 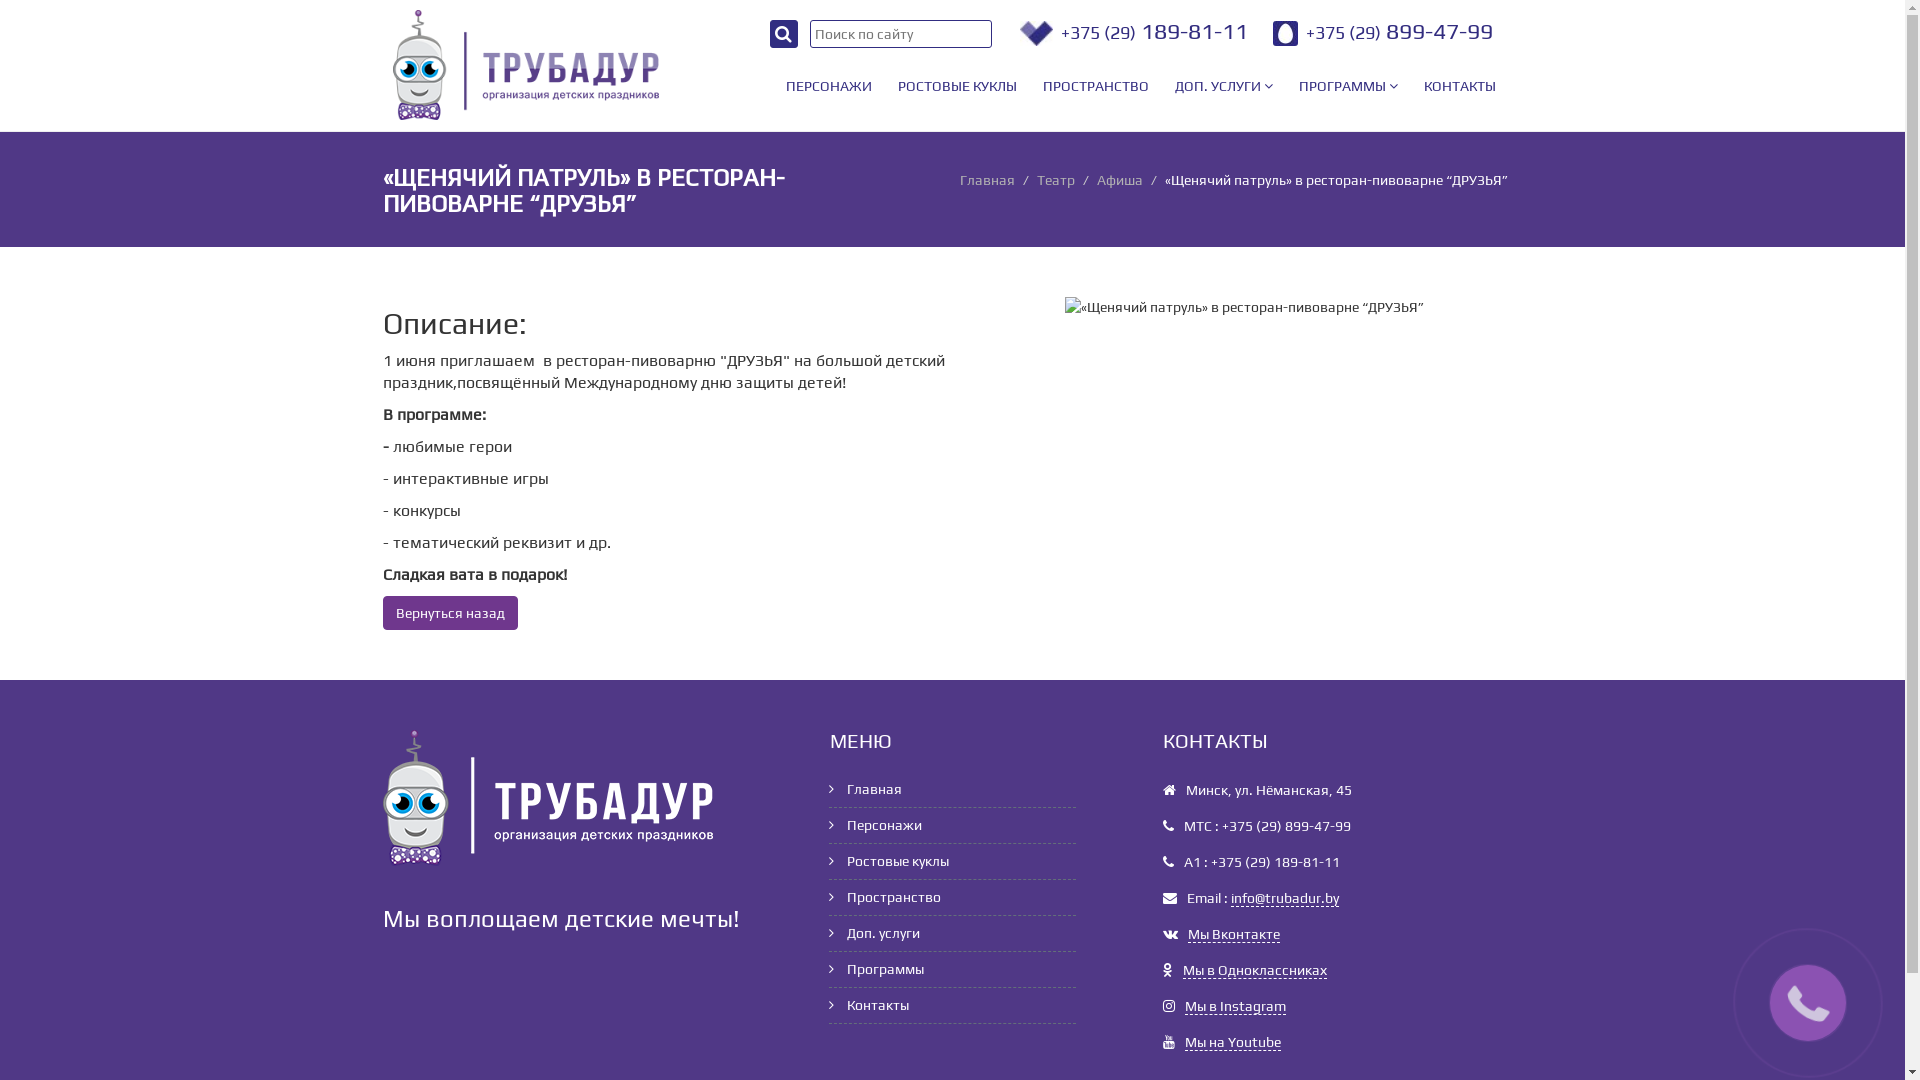 What do you see at coordinates (1283, 897) in the screenshot?
I see `'info@trubadur.by'` at bounding box center [1283, 897].